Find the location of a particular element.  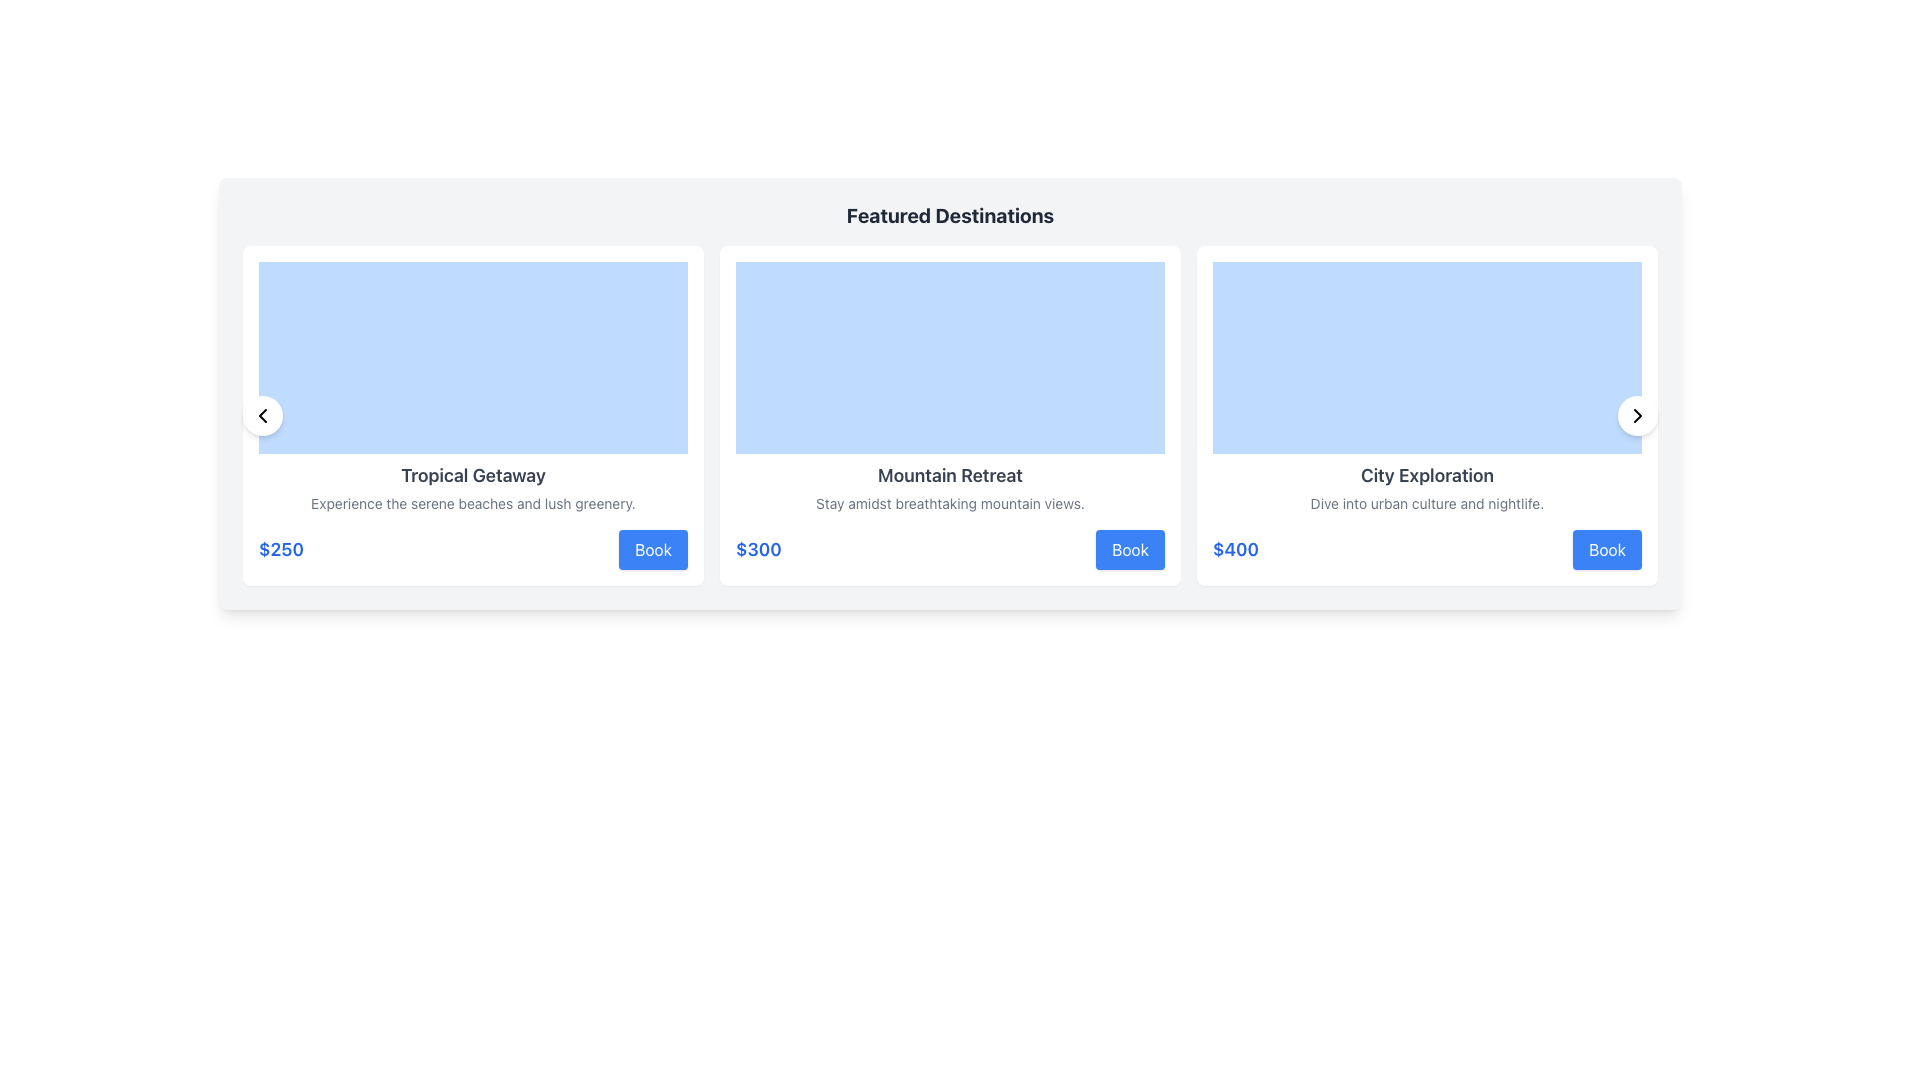

the text label containing the phrase 'Experience the serene beaches and lush greenery.' situated within the 'Tropical Getaway' card, which is horizontally centered below the card title is located at coordinates (472, 503).